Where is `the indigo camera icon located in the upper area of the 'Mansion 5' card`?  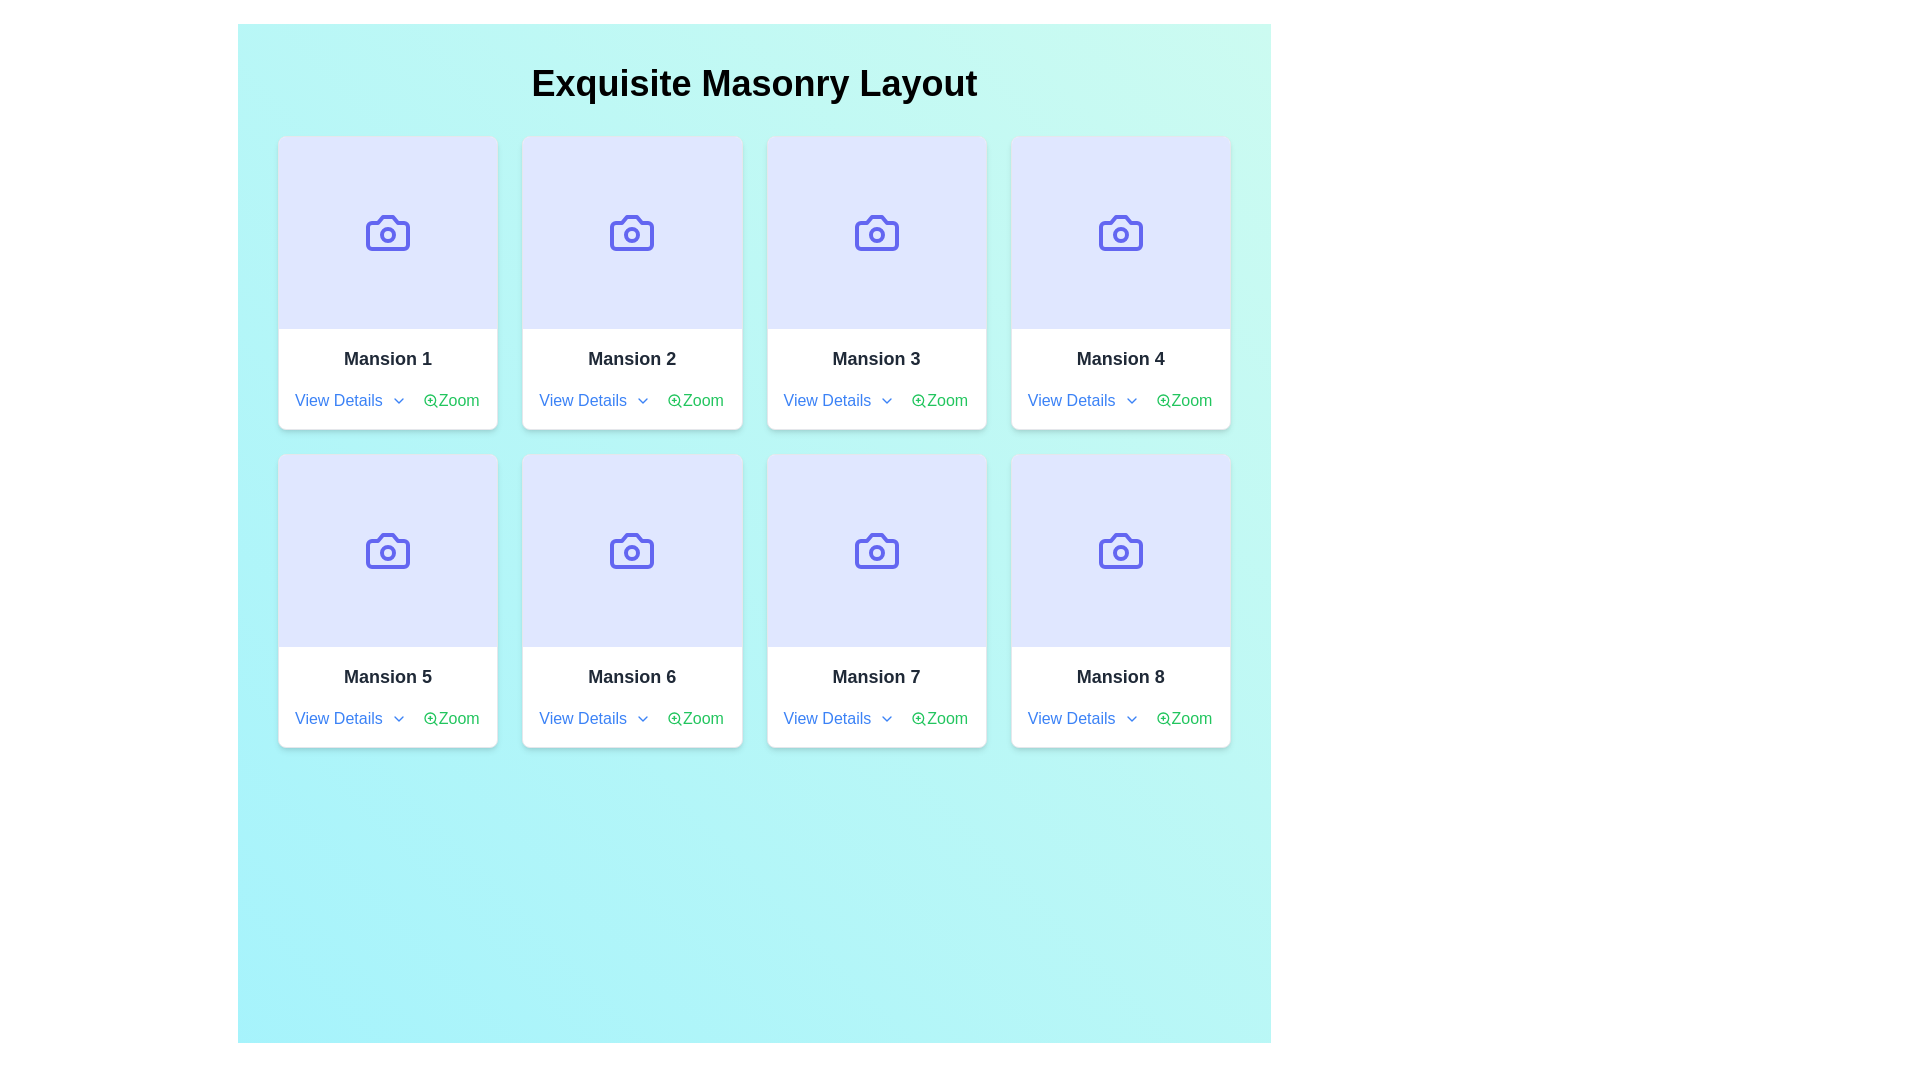 the indigo camera icon located in the upper area of the 'Mansion 5' card is located at coordinates (388, 551).